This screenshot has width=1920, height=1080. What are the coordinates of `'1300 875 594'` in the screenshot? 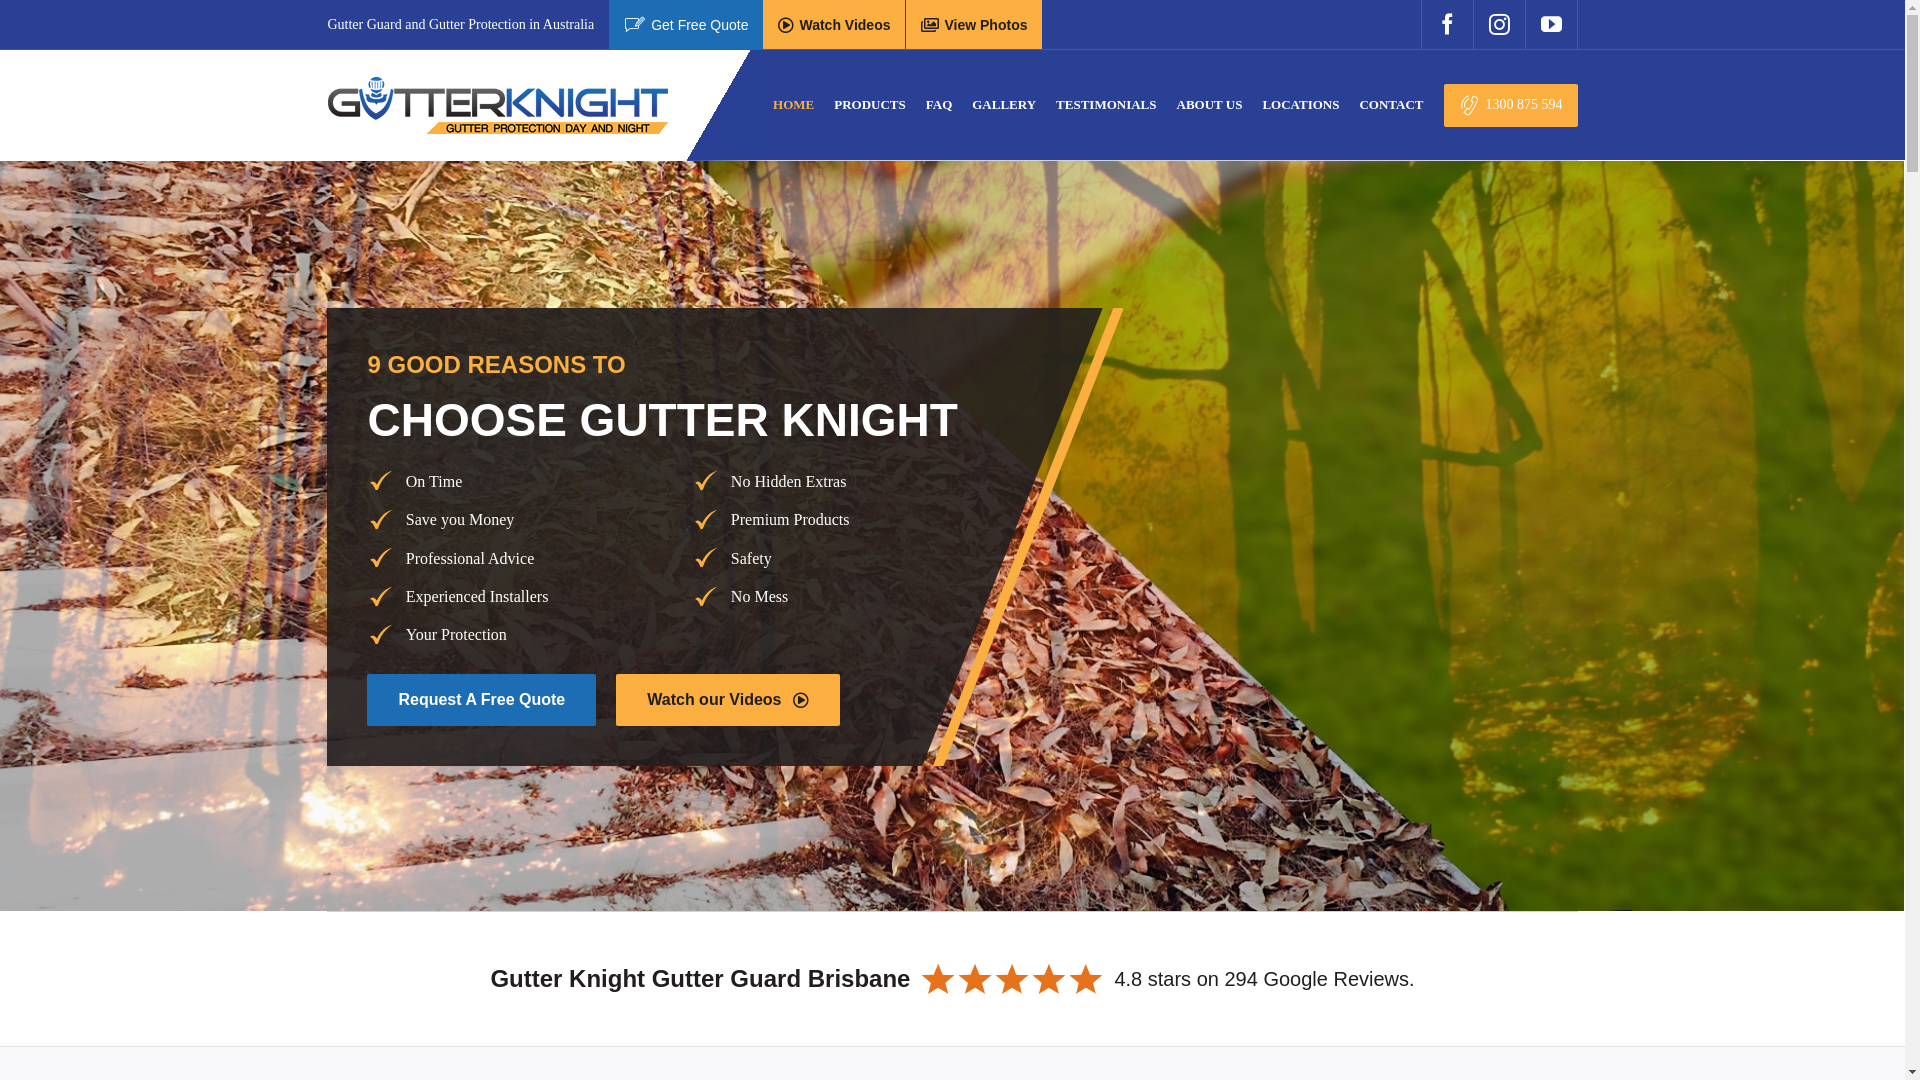 It's located at (1511, 105).